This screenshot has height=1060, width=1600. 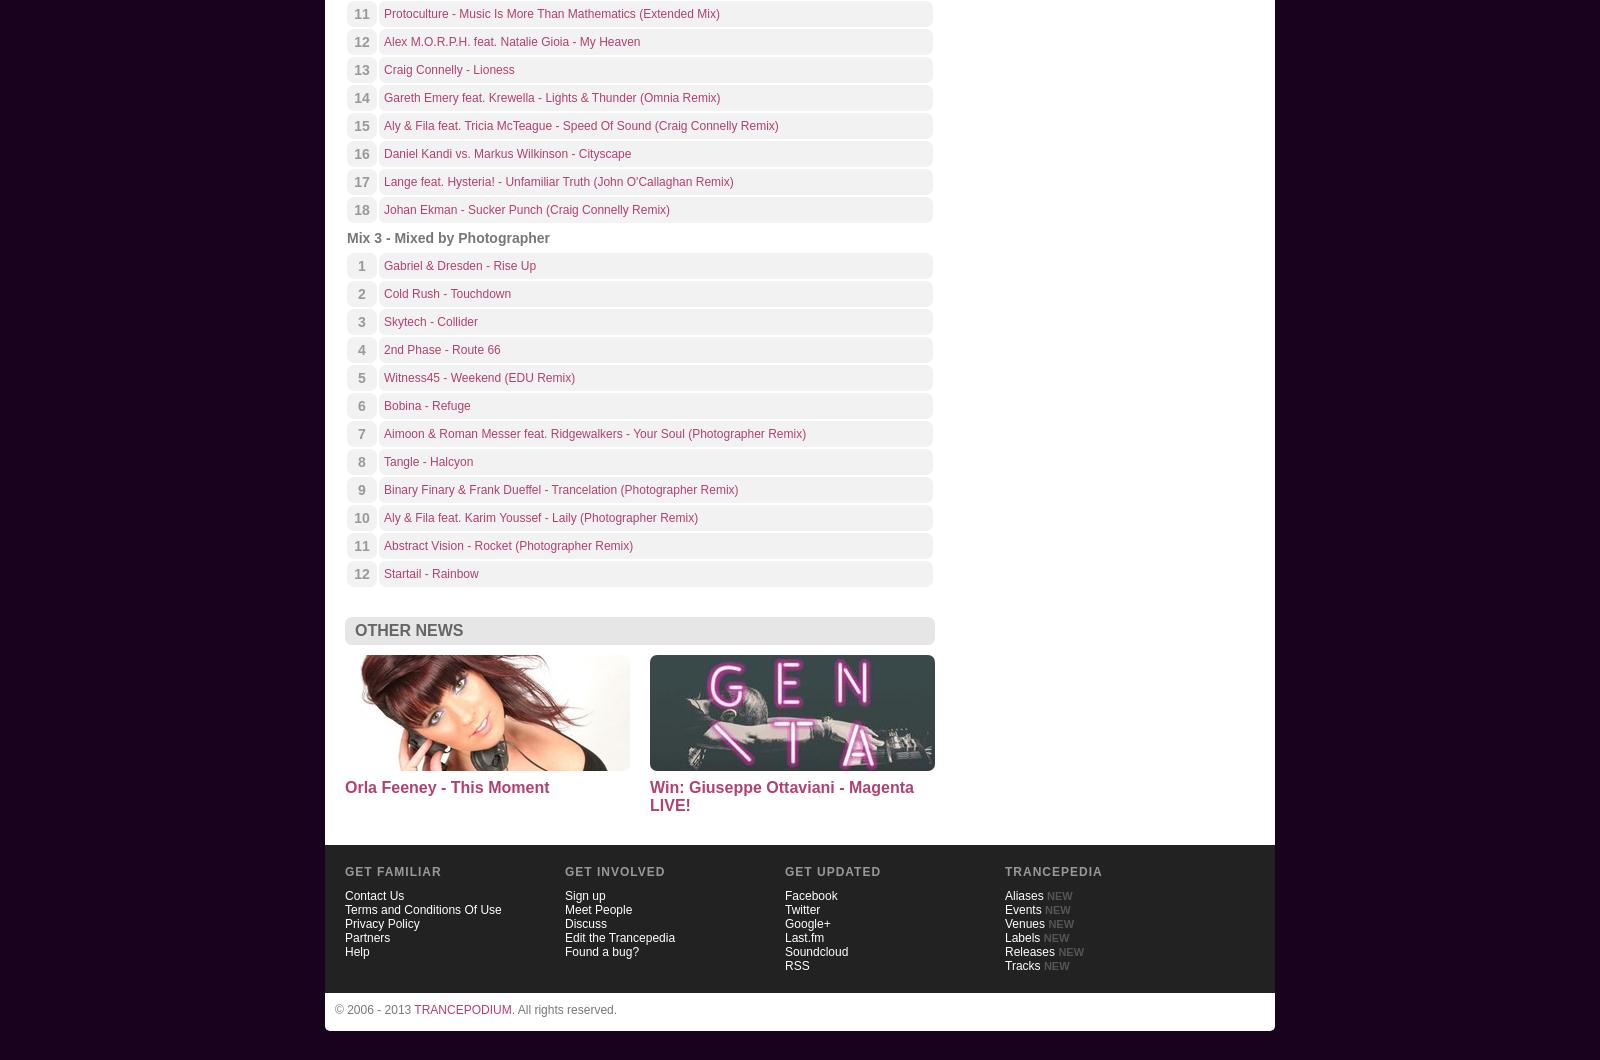 I want to click on '5', so click(x=361, y=377).